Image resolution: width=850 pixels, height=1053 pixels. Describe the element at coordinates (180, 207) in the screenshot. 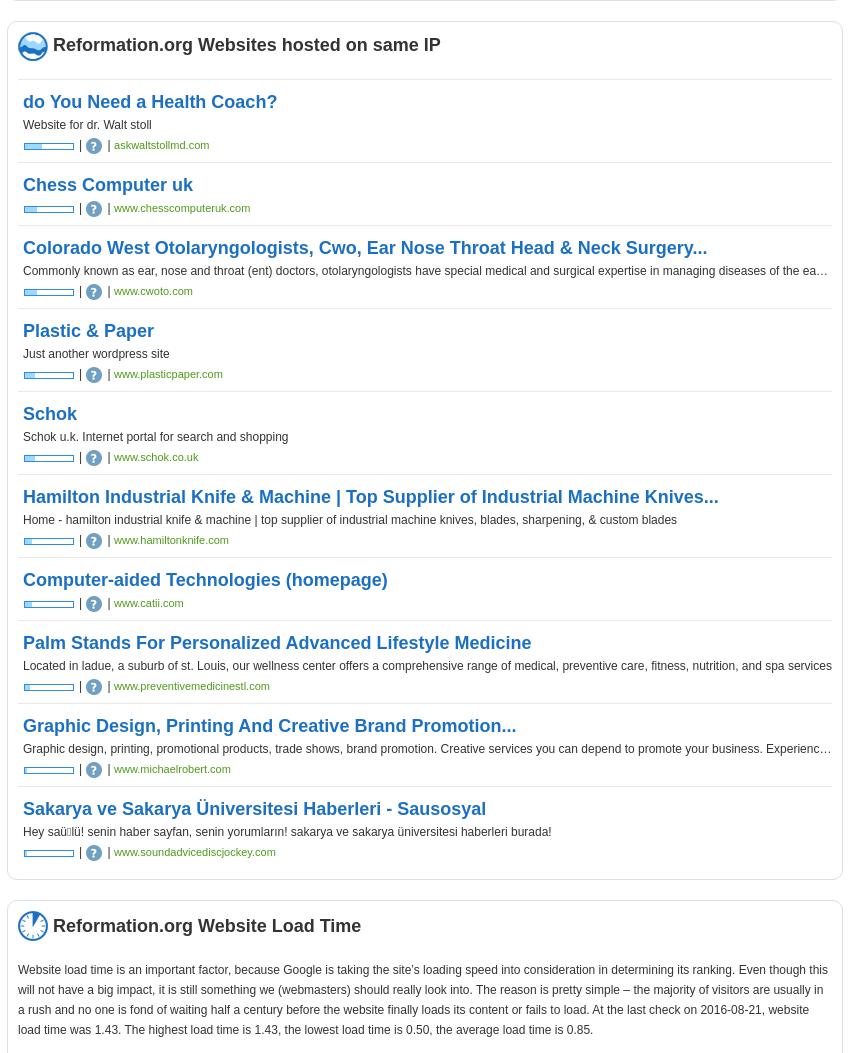

I see `'www.chesscomputeruk.com'` at that location.